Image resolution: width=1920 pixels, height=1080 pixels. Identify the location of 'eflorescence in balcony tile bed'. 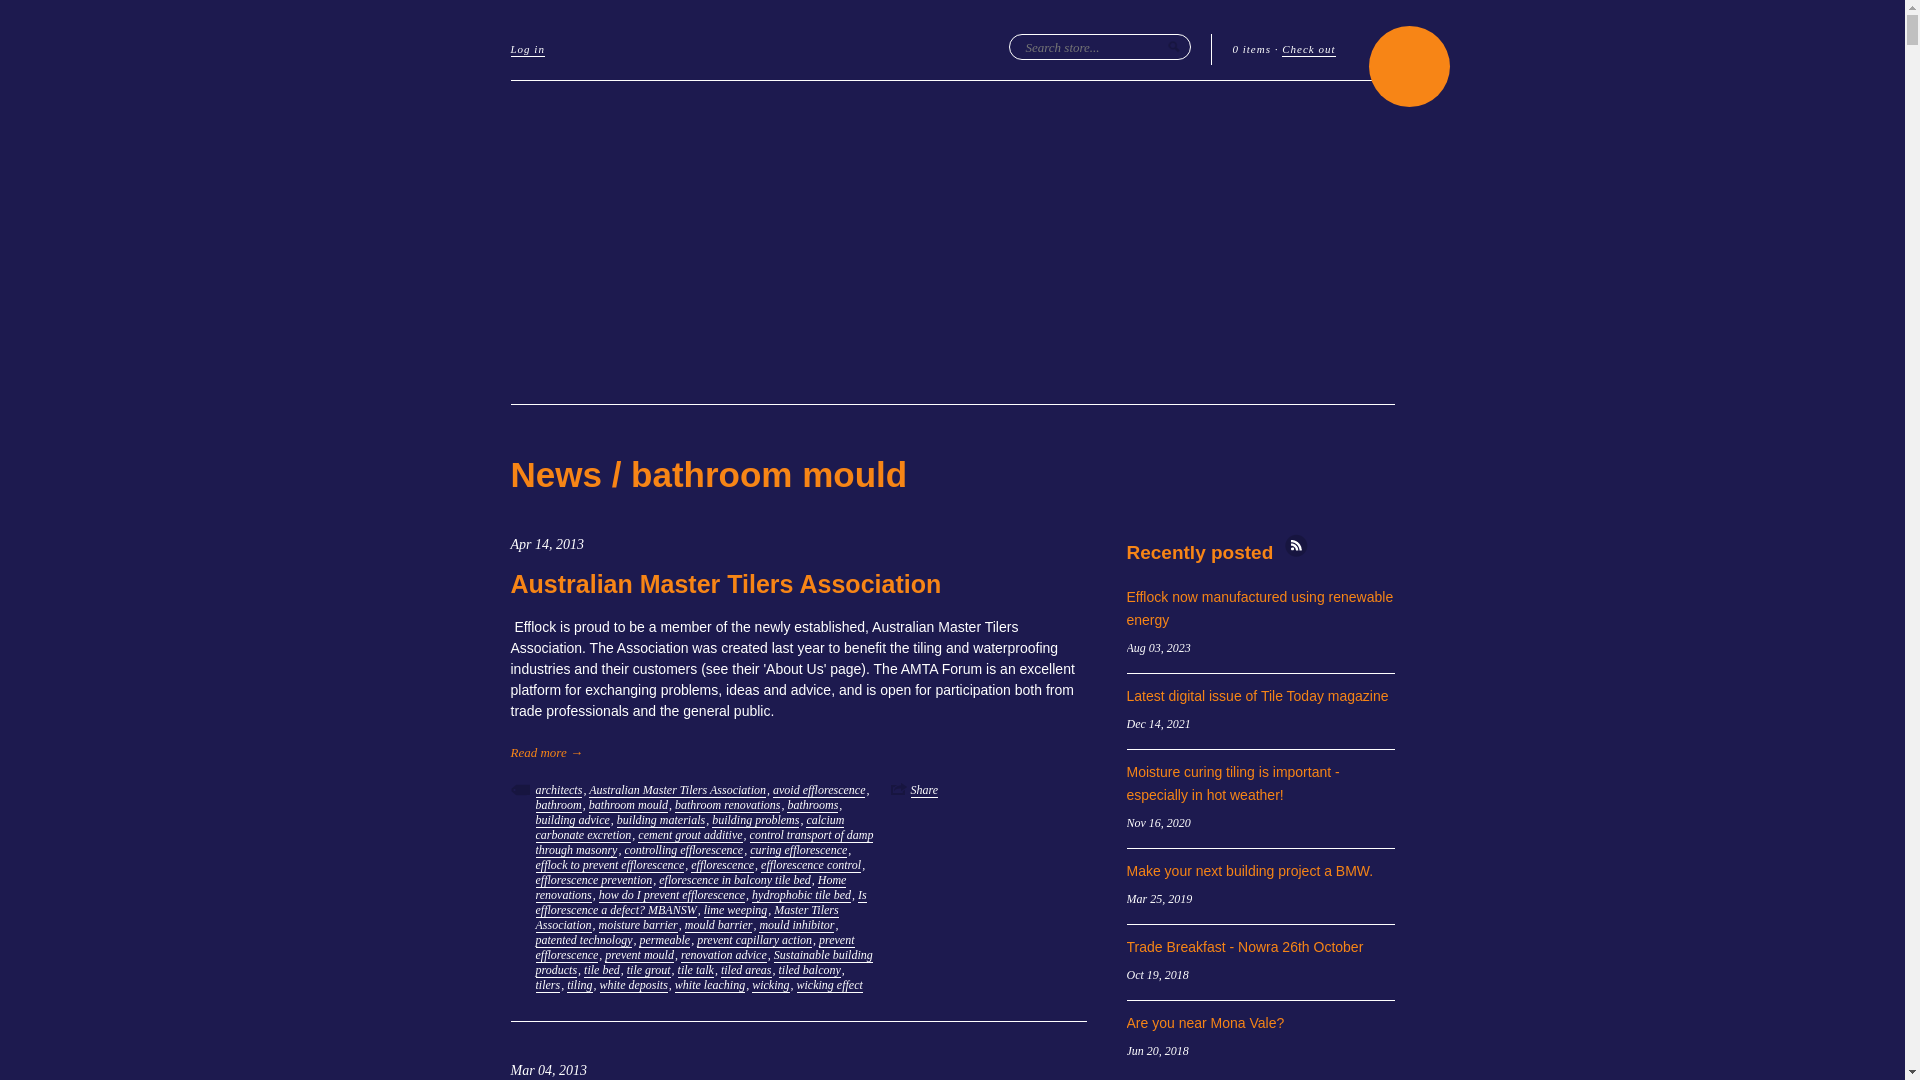
(658, 879).